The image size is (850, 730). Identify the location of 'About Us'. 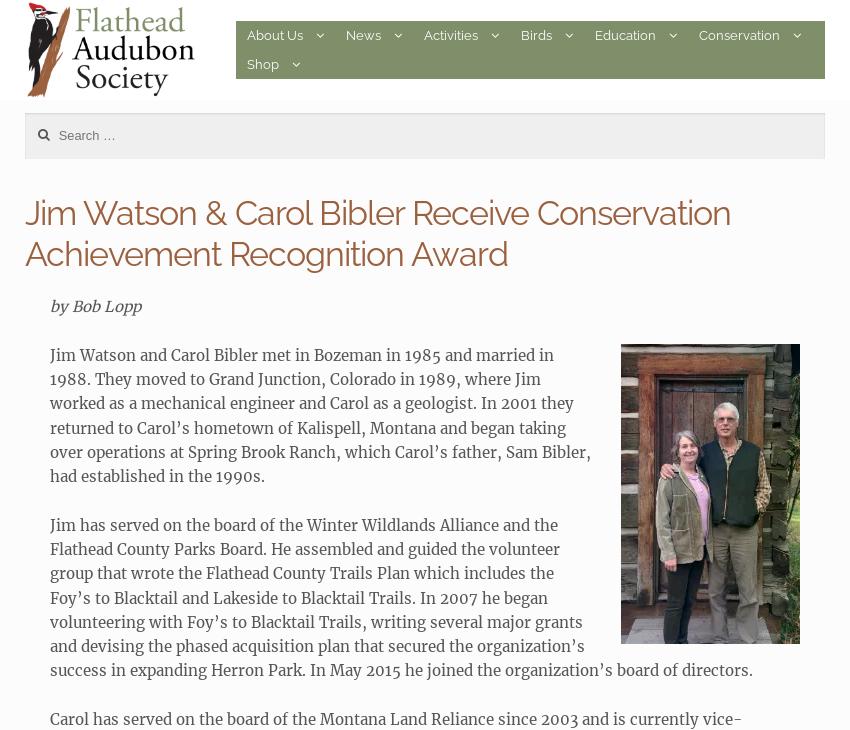
(273, 34).